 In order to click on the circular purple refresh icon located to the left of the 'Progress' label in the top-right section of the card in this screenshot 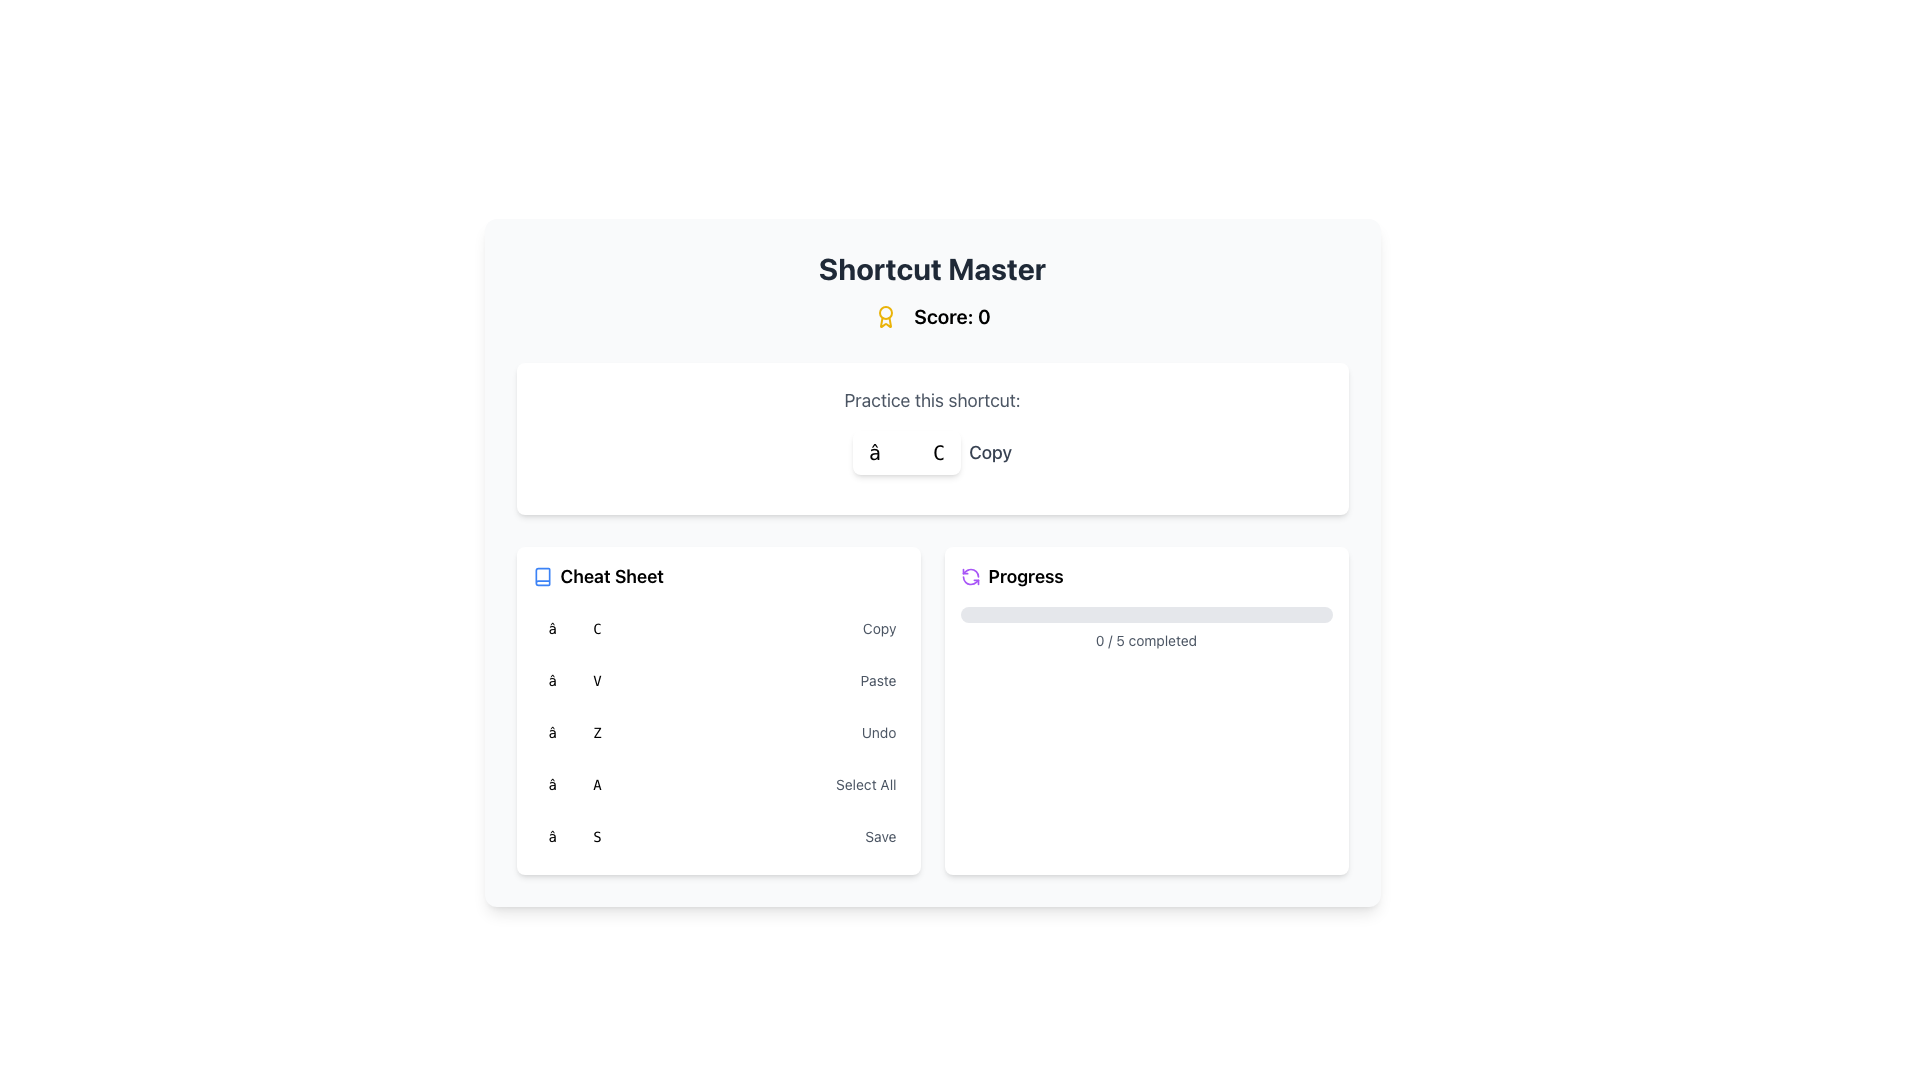, I will do `click(970, 577)`.